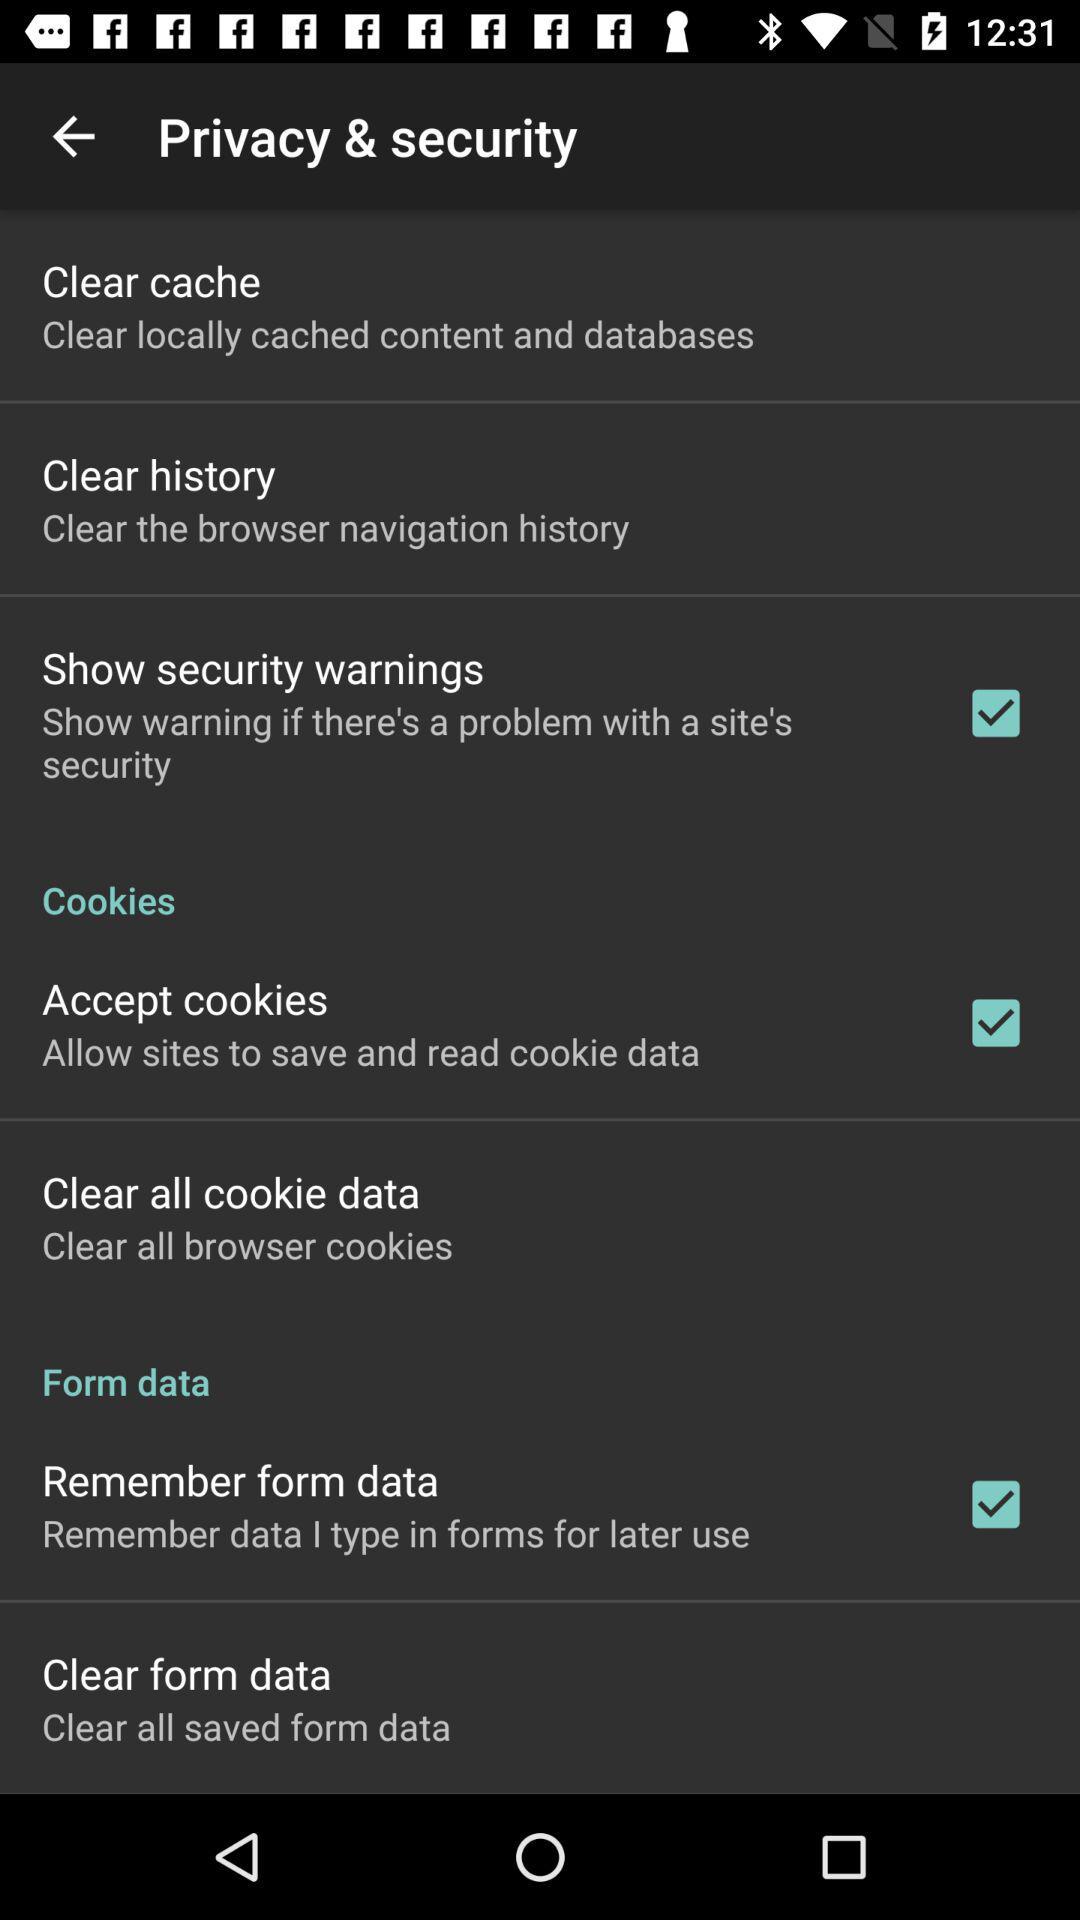 The height and width of the screenshot is (1920, 1080). I want to click on the clear locally cached app, so click(398, 333).